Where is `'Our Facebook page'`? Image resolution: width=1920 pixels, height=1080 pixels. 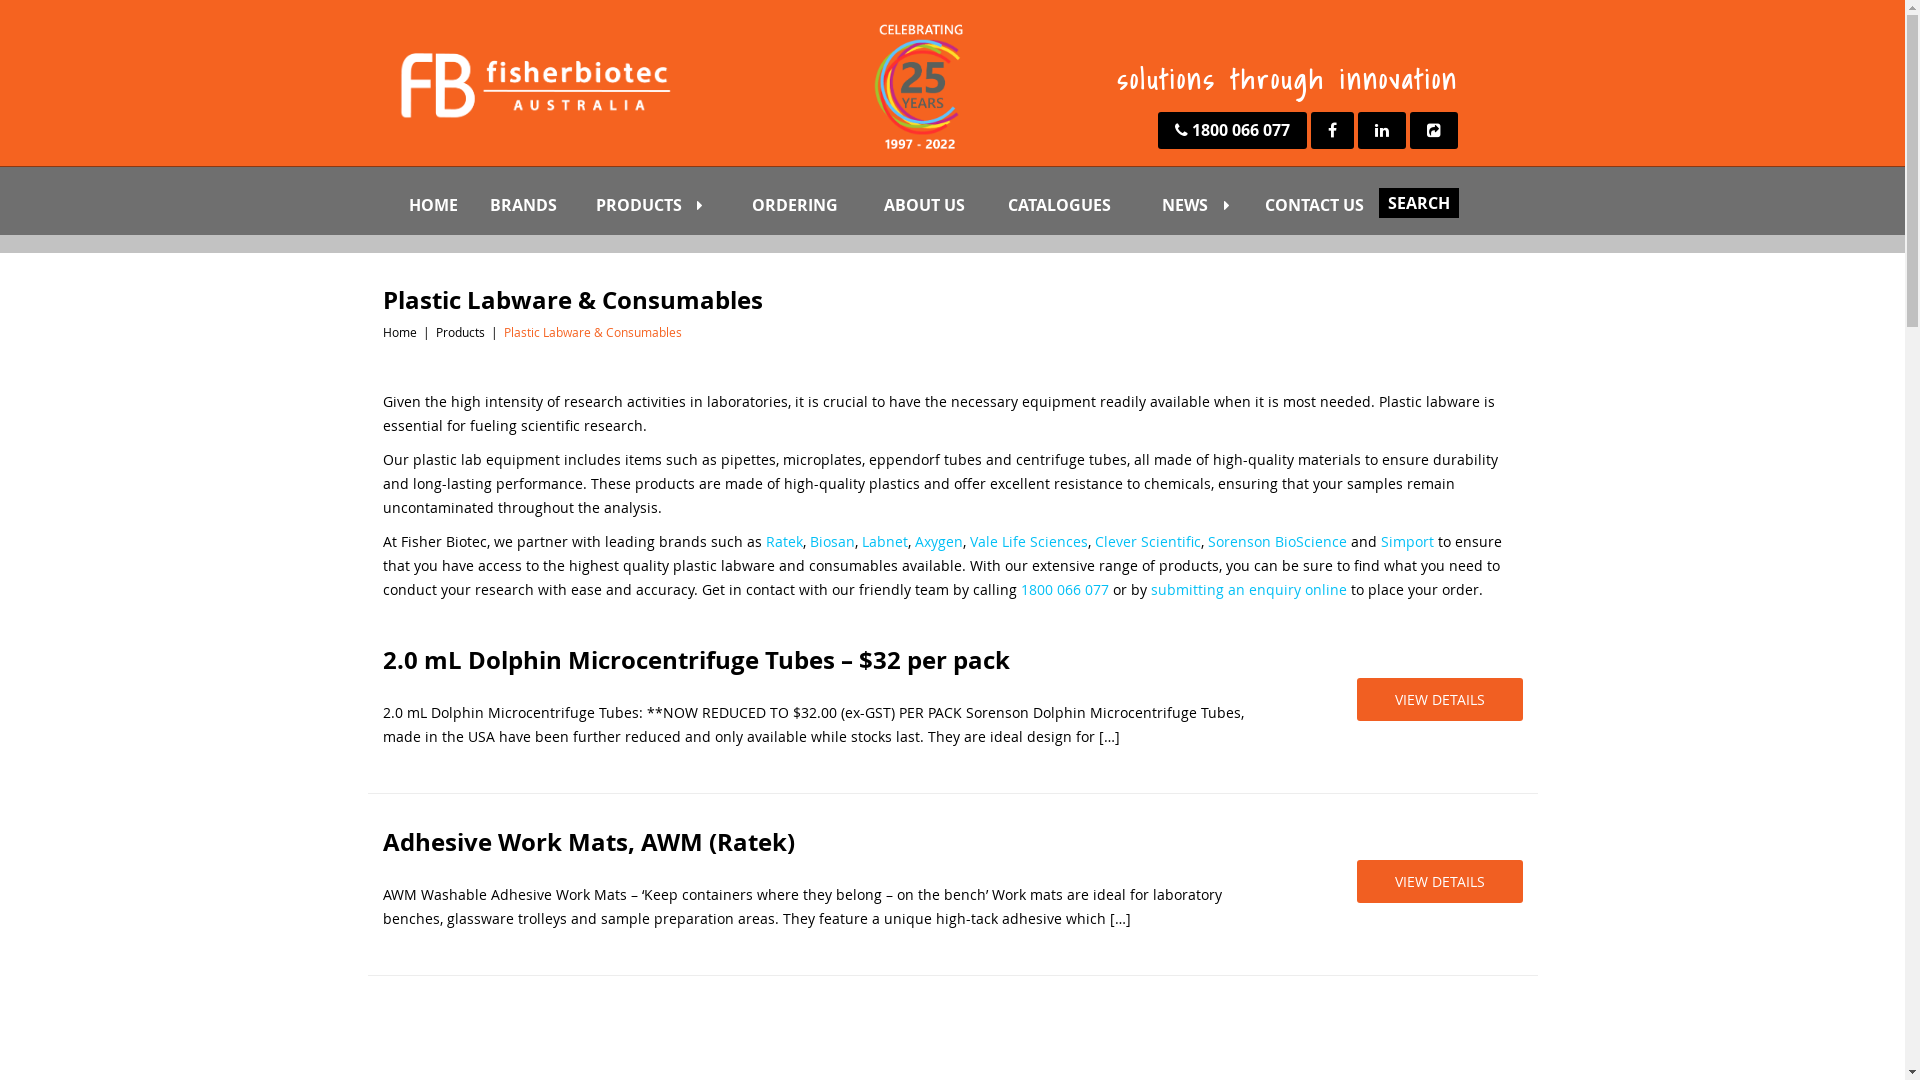
'Our Facebook page' is located at coordinates (1331, 130).